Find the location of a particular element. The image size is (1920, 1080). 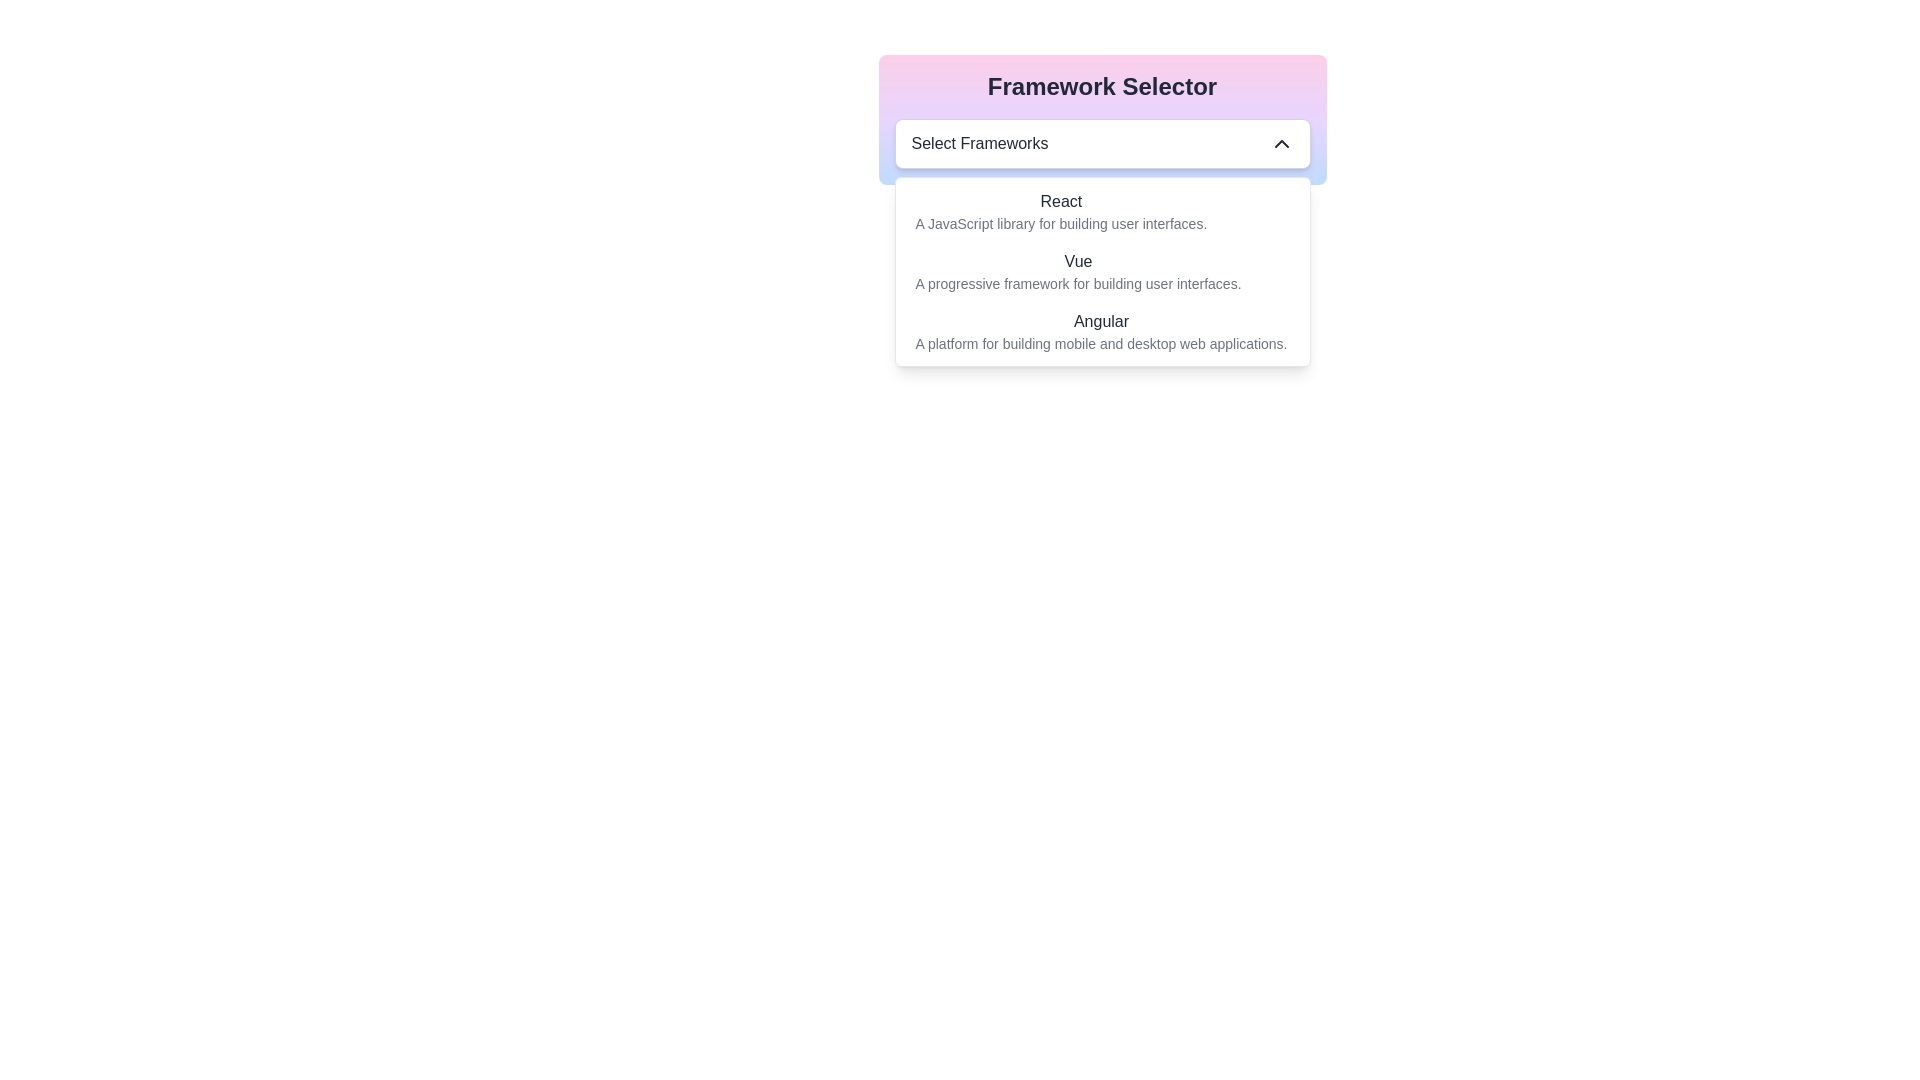

the Text block representing the React framework in the dropdown menu, which is the topmost item following the 'Framework Selector' header is located at coordinates (1060, 212).